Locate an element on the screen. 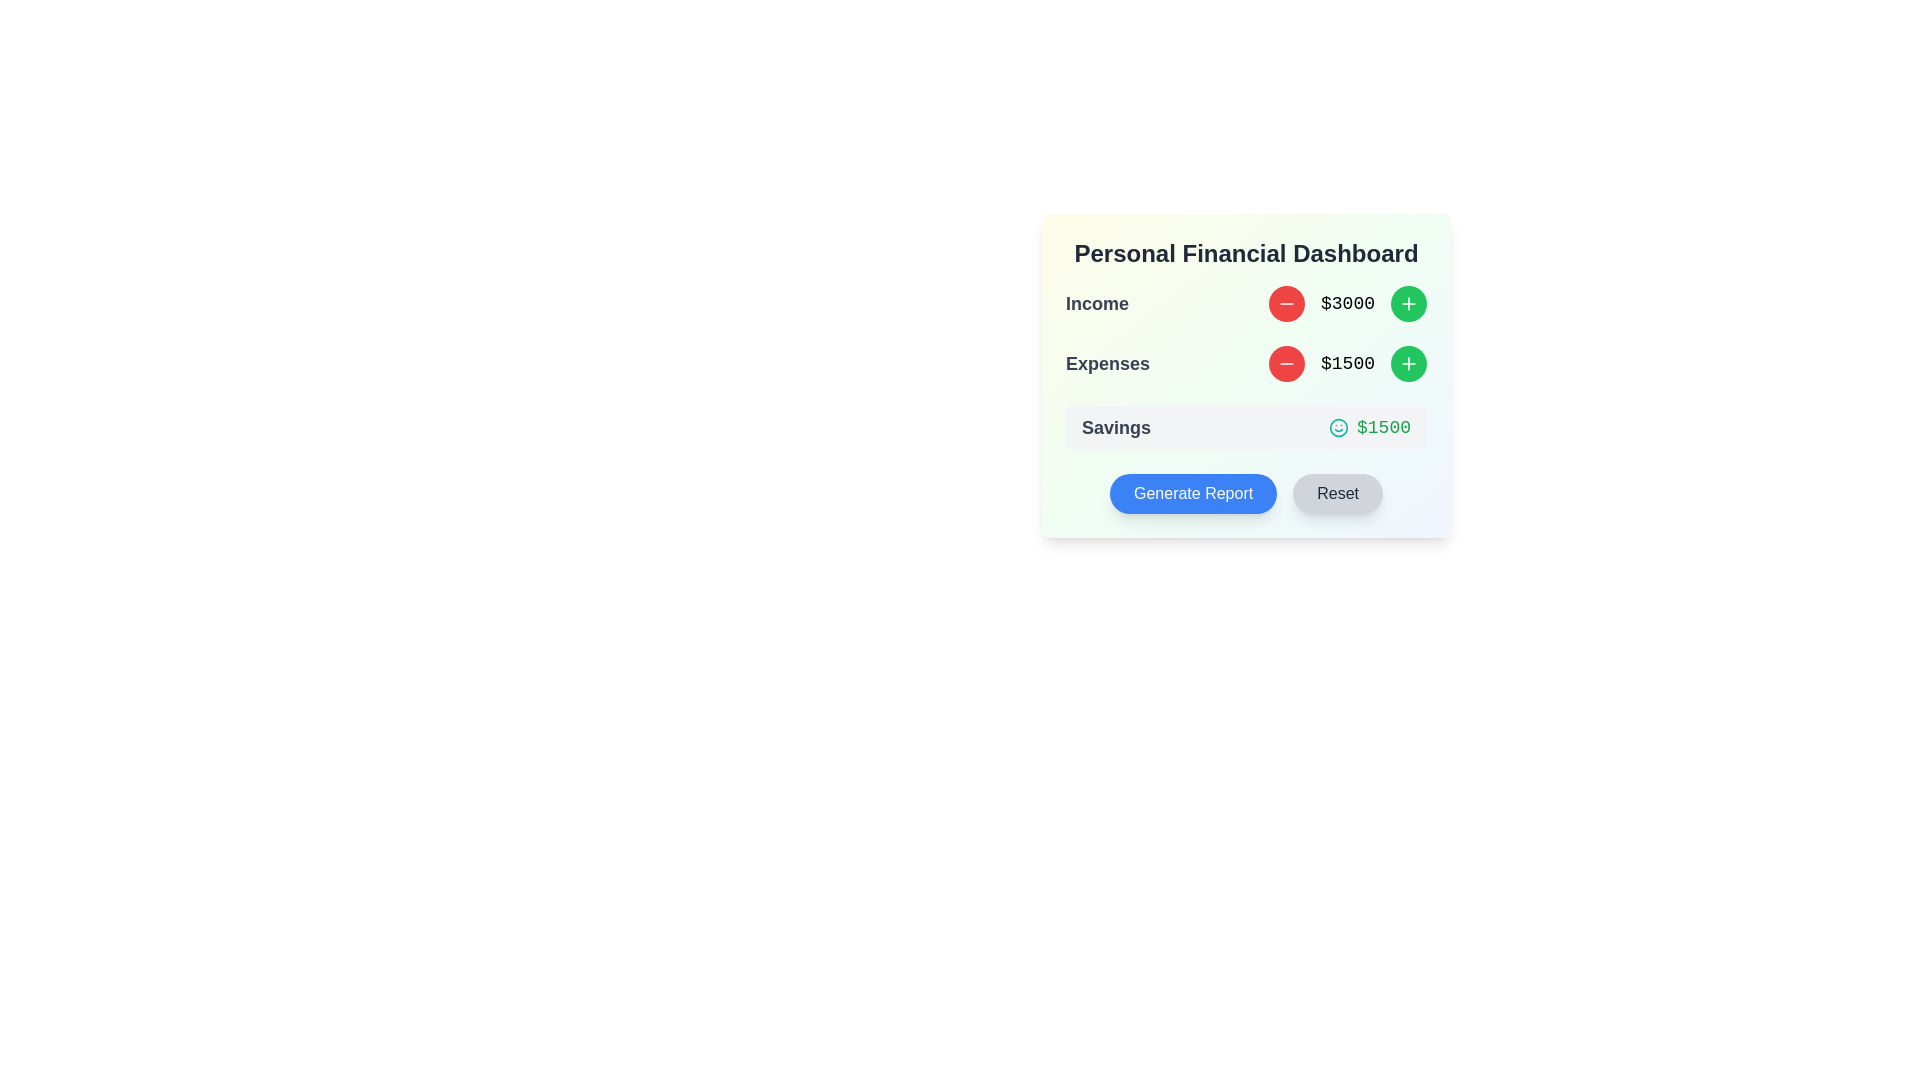 This screenshot has width=1920, height=1080. the circular background of the smiley face icon located next to the numeric value '$1500' in the 'Savings' section of the dashboard is located at coordinates (1339, 427).